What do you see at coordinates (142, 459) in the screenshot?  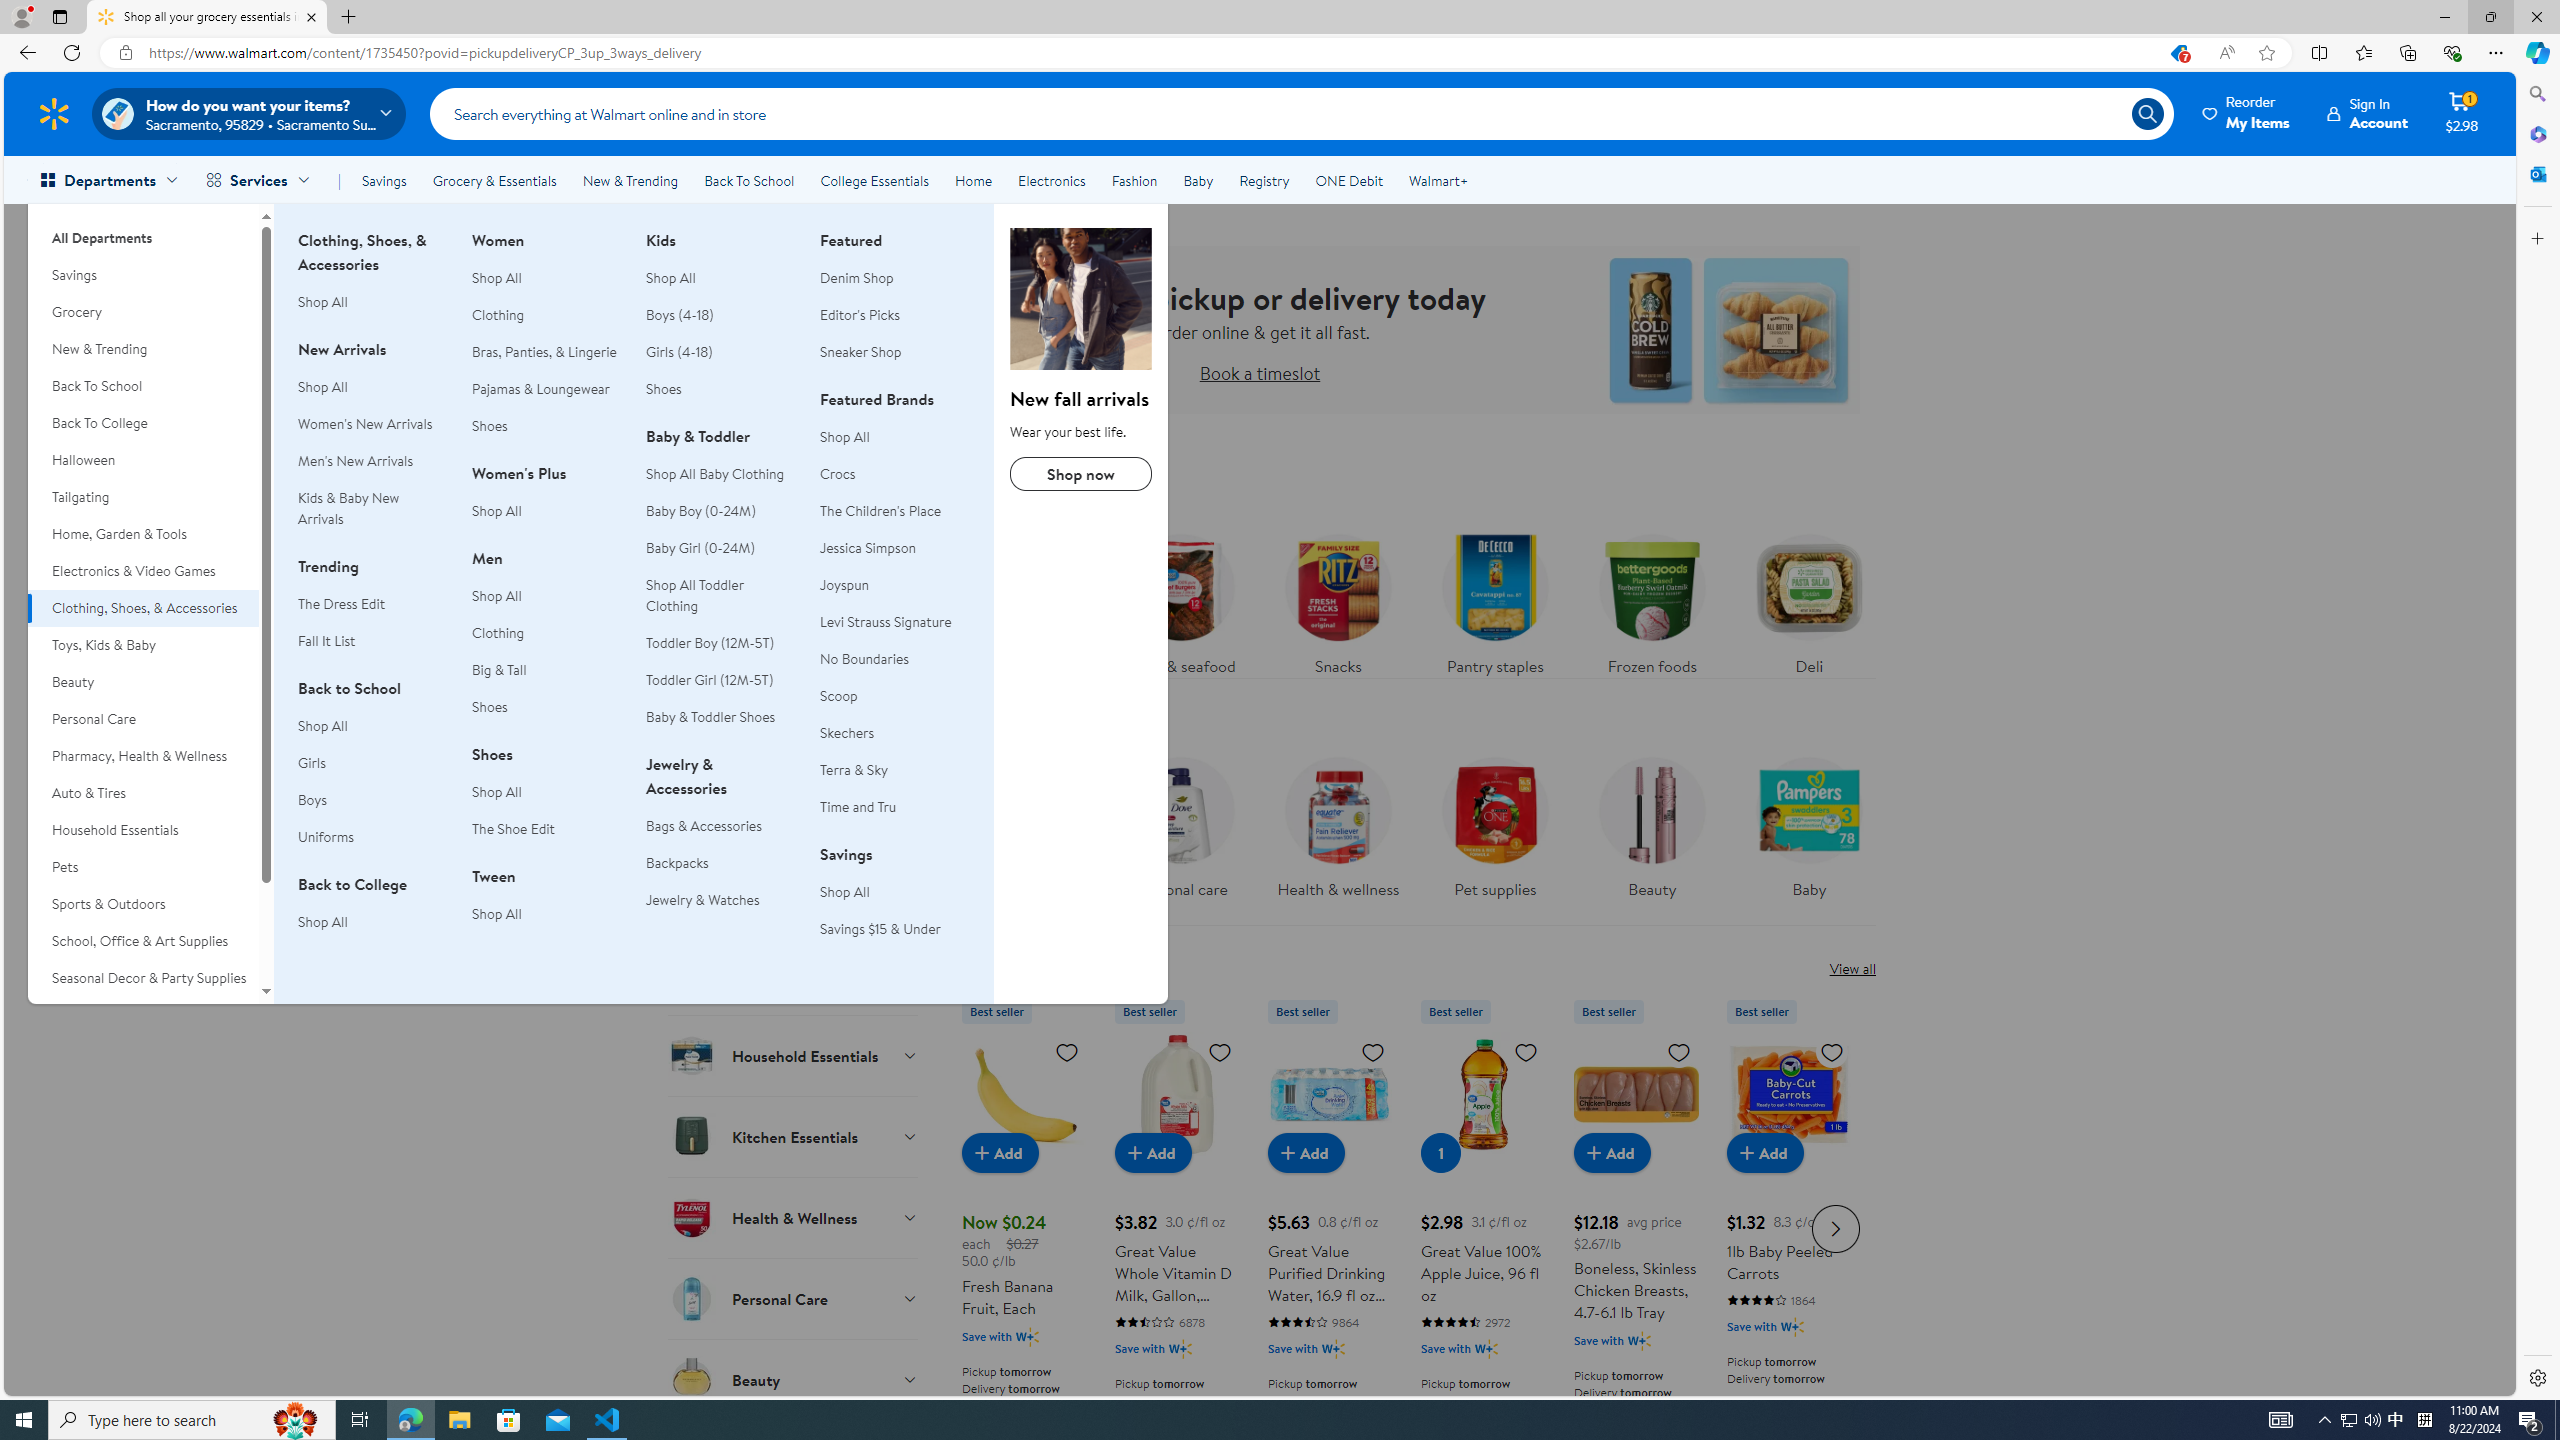 I see `'Halloween'` at bounding box center [142, 459].